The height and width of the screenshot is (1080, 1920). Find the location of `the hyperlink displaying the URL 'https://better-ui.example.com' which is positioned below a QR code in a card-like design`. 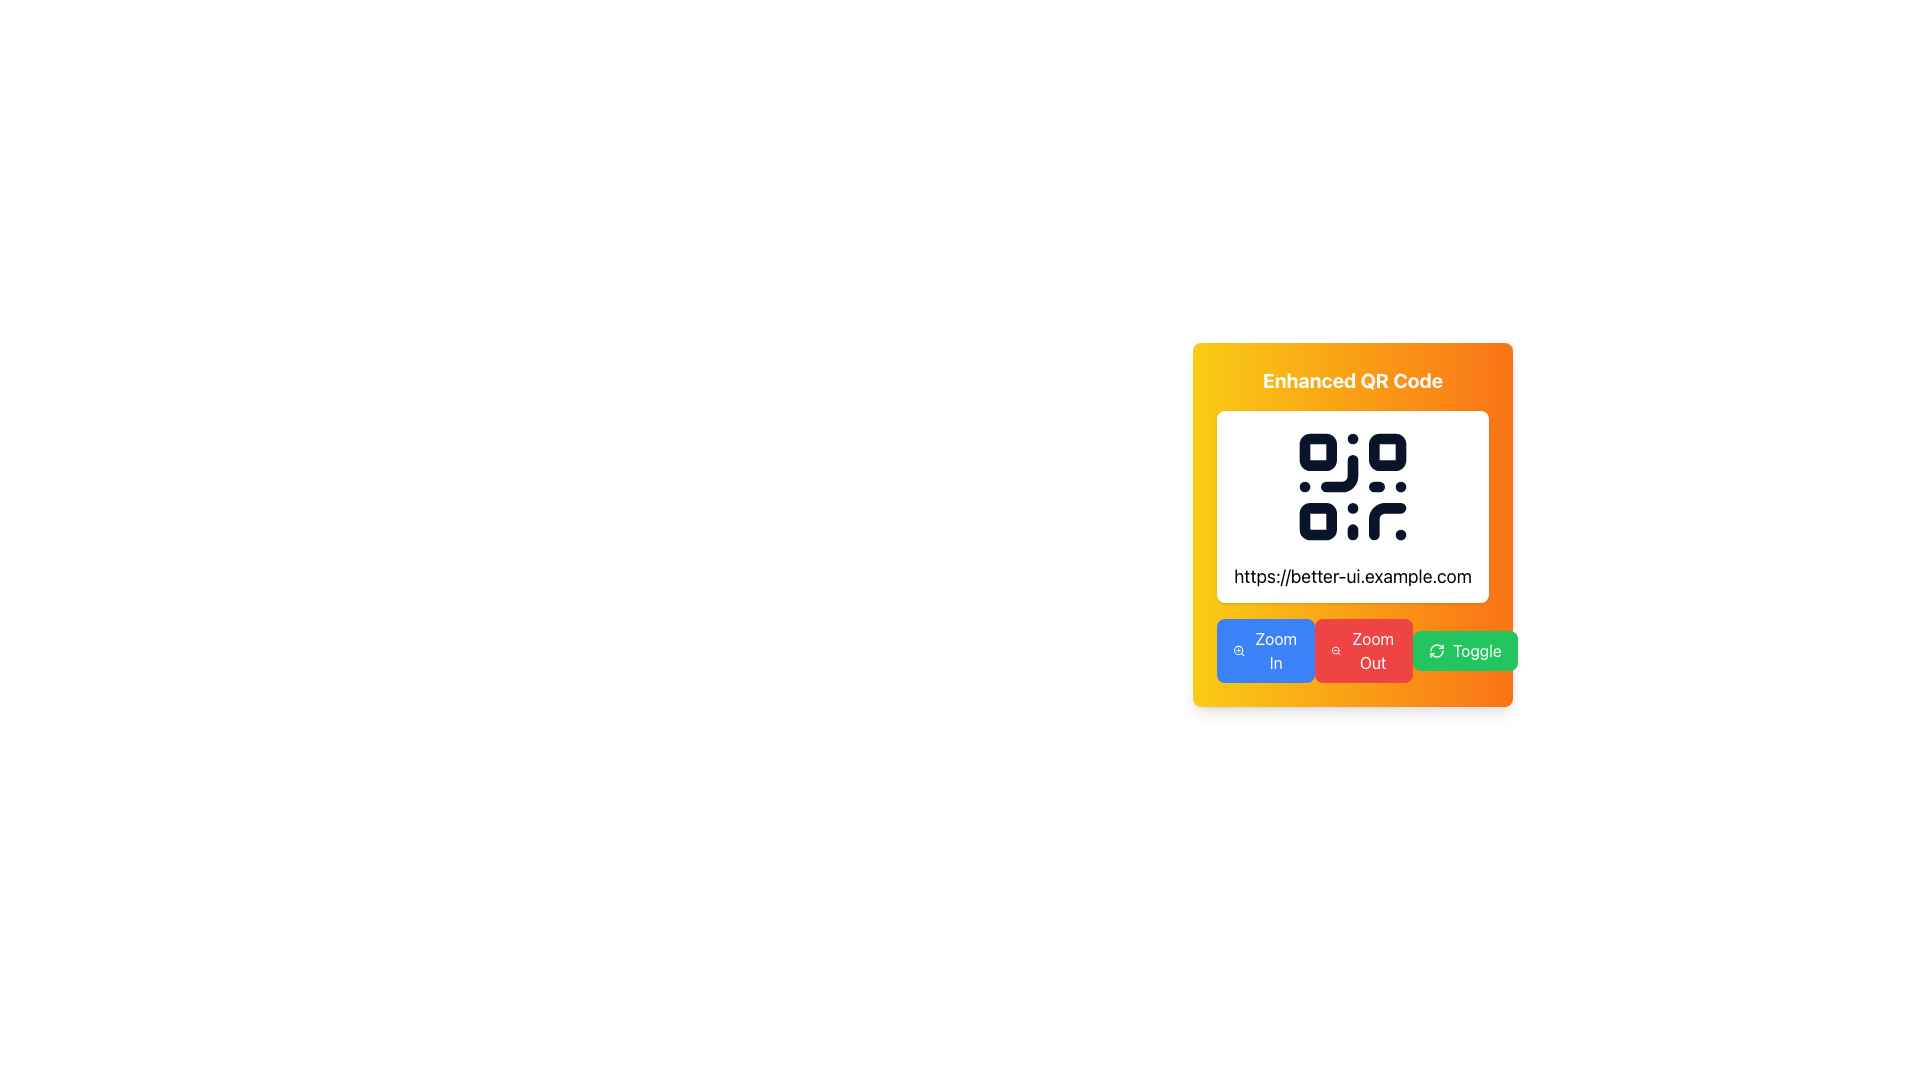

the hyperlink displaying the URL 'https://better-ui.example.com' which is positioned below a QR code in a card-like design is located at coordinates (1353, 577).